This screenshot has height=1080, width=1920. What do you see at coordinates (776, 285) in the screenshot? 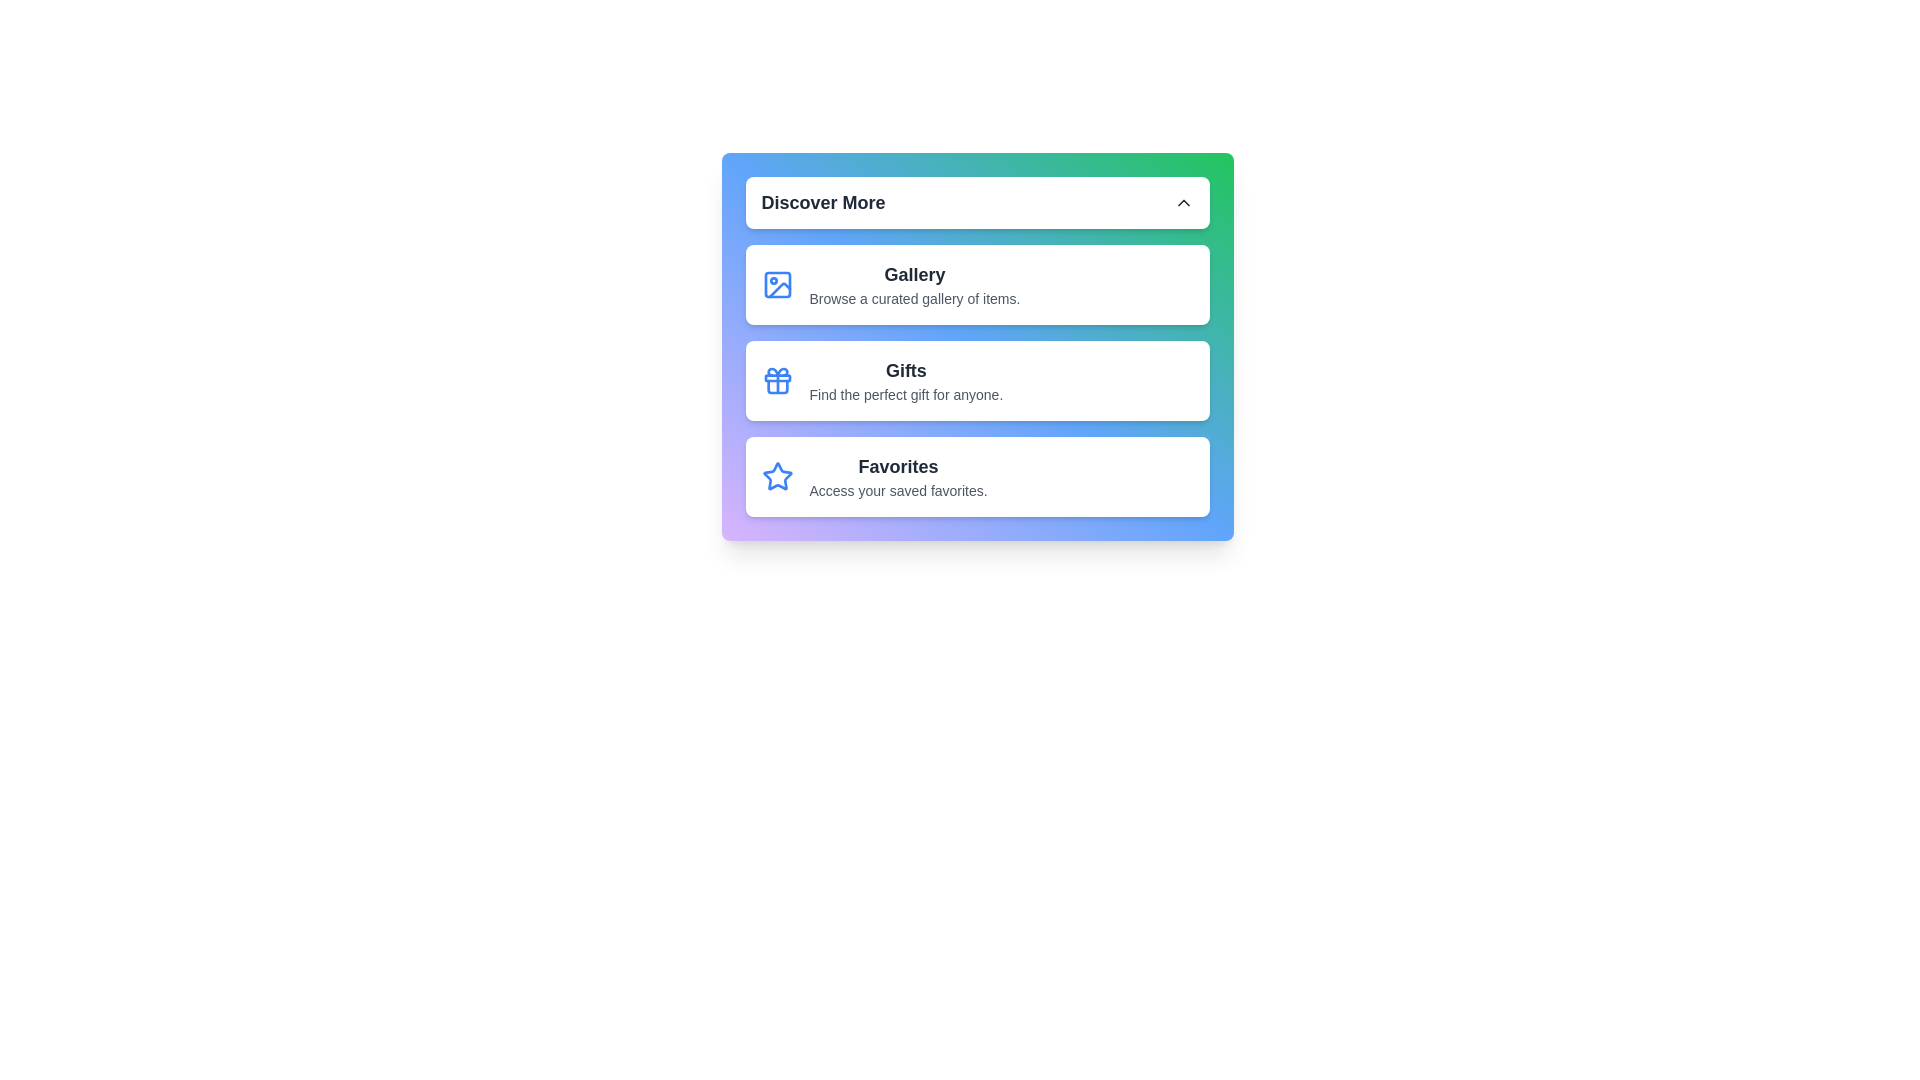
I see `the Gallery icon to focus on it` at bounding box center [776, 285].